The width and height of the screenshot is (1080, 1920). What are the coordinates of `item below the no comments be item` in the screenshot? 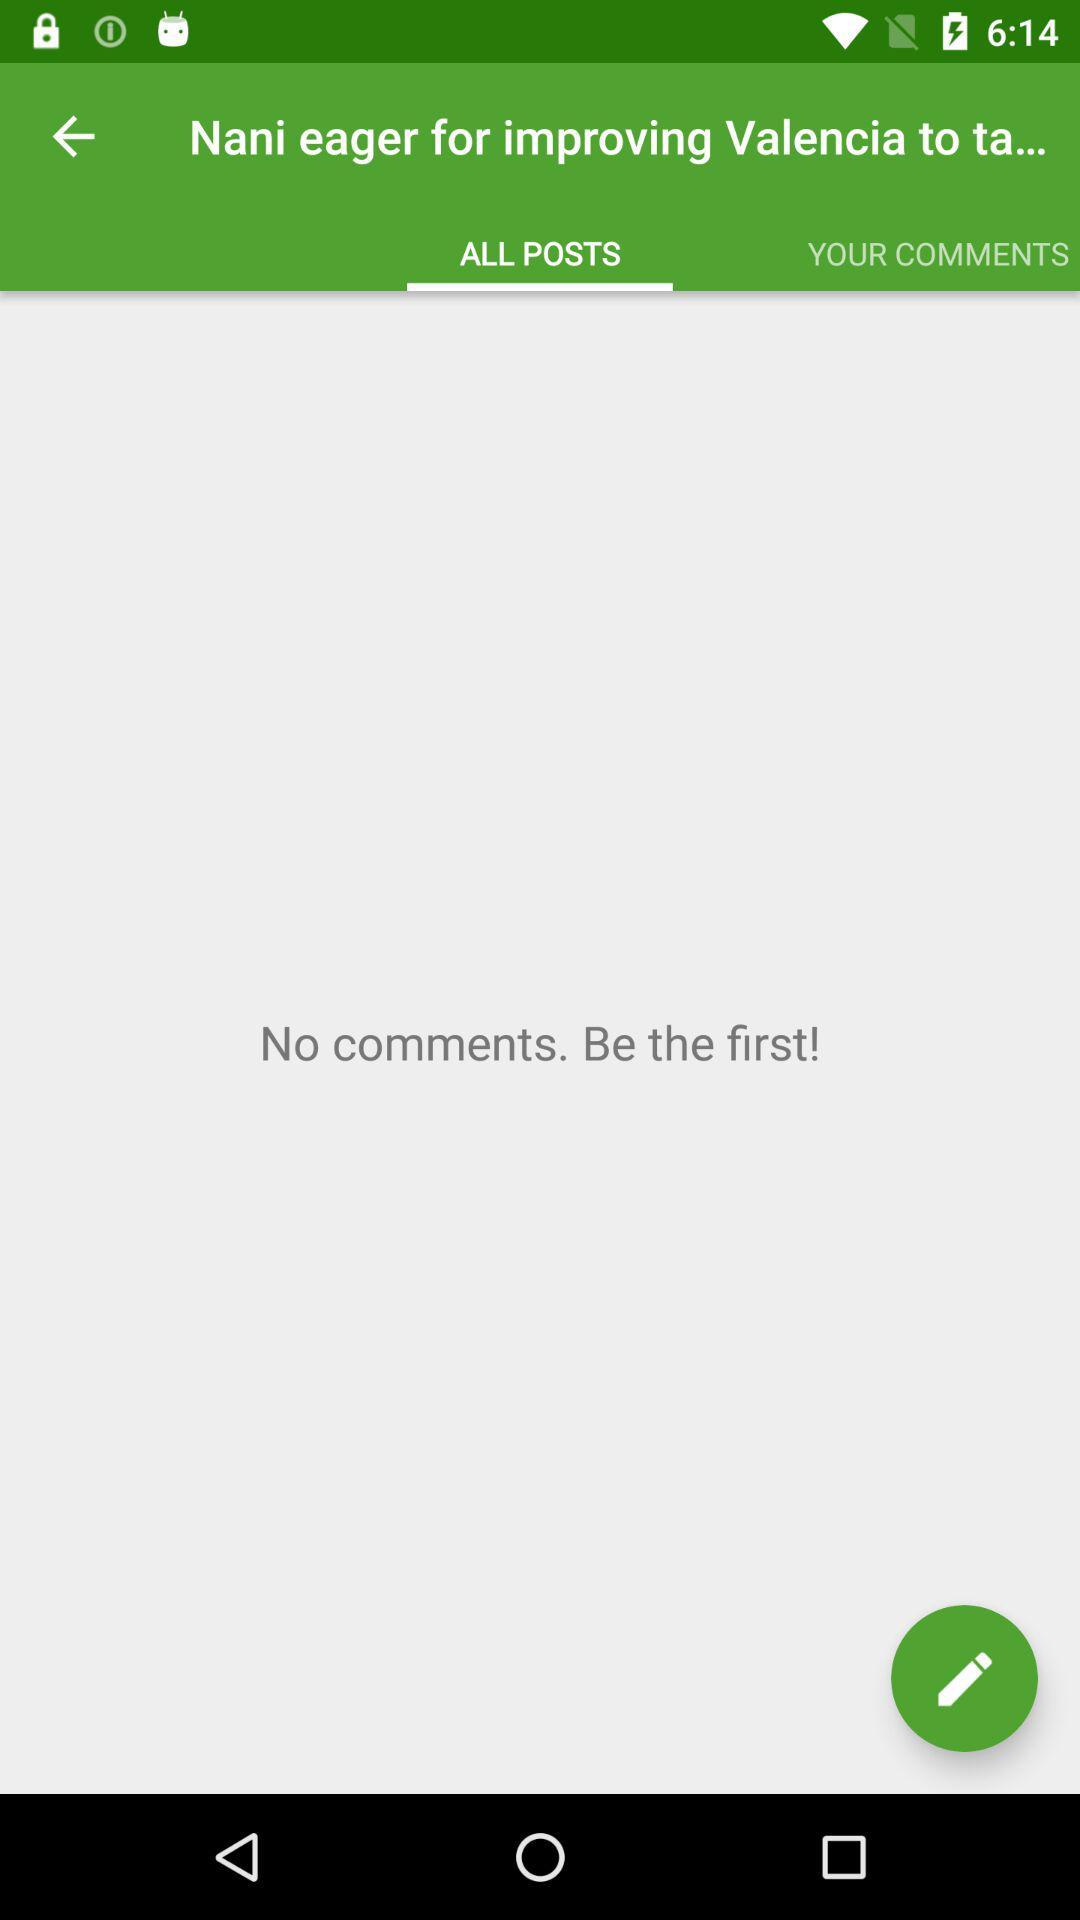 It's located at (963, 1678).